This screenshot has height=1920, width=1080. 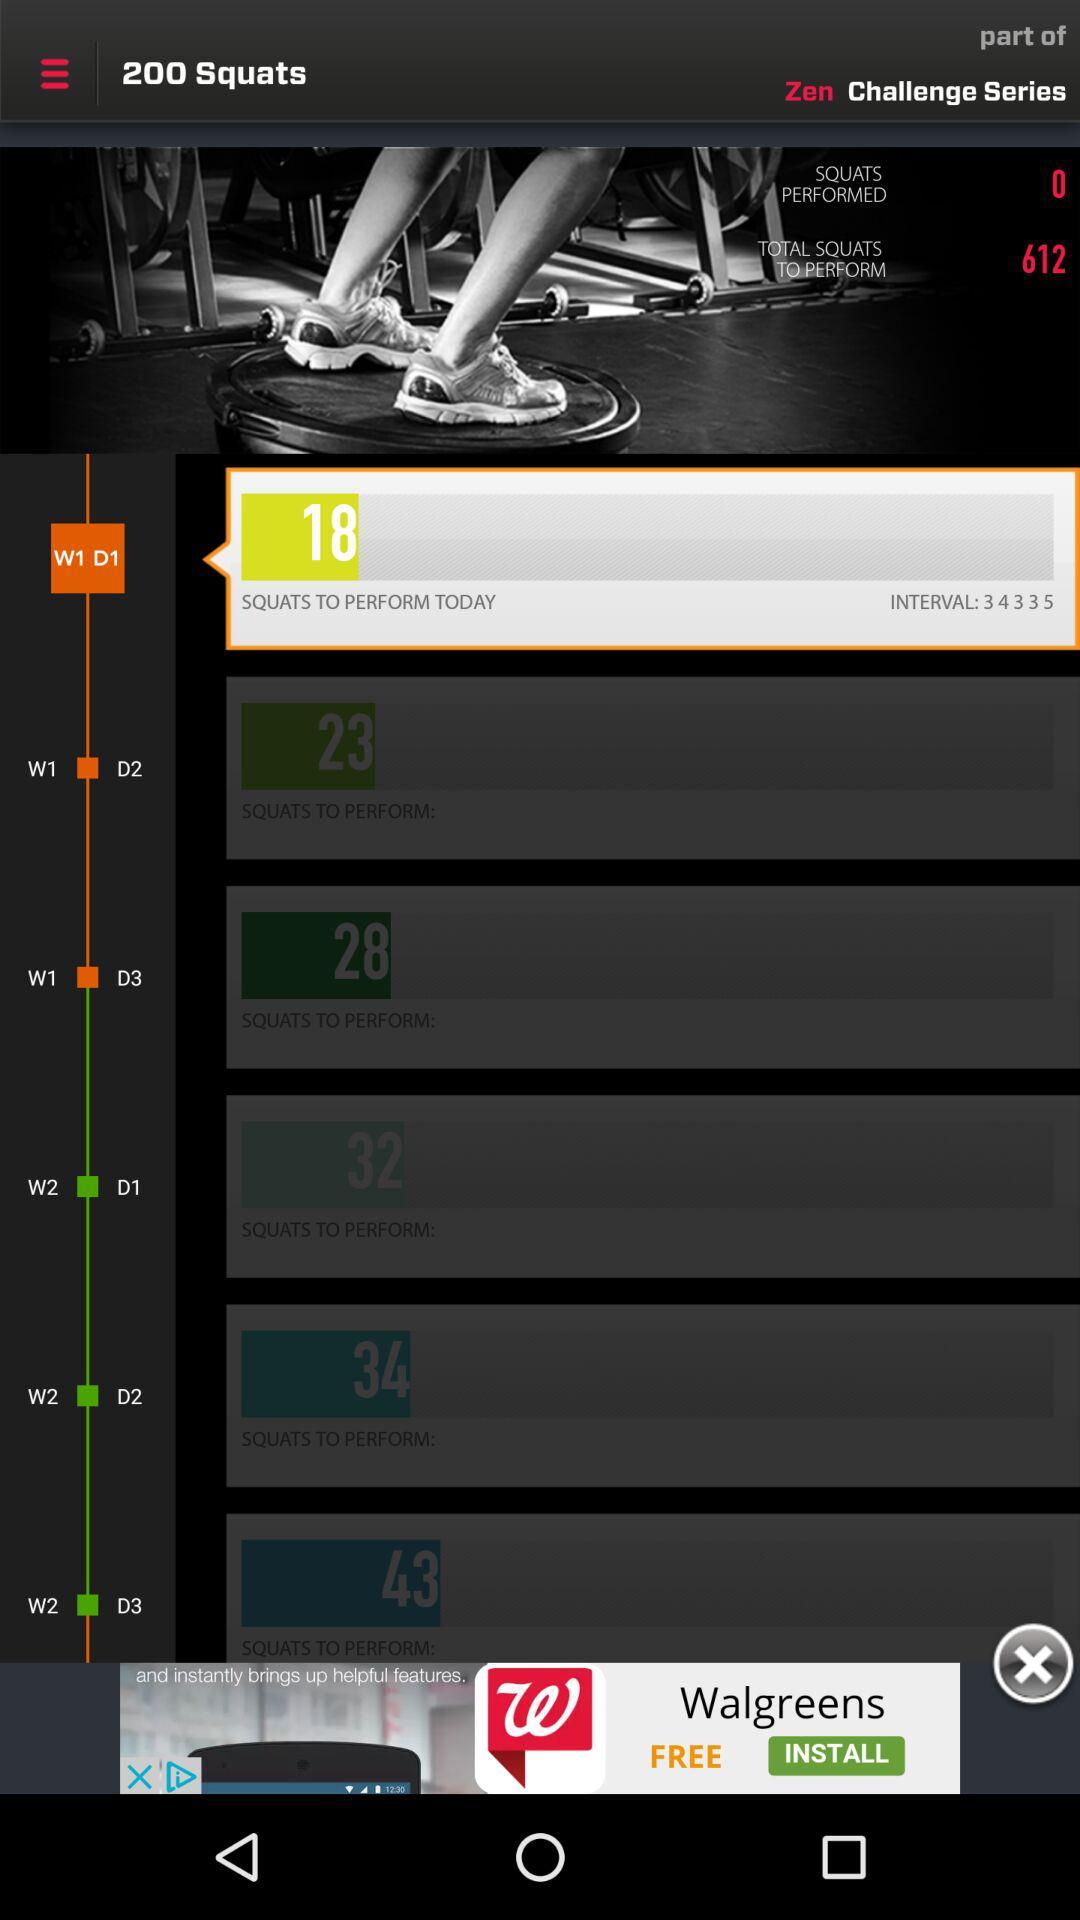 I want to click on close, so click(x=1032, y=1667).